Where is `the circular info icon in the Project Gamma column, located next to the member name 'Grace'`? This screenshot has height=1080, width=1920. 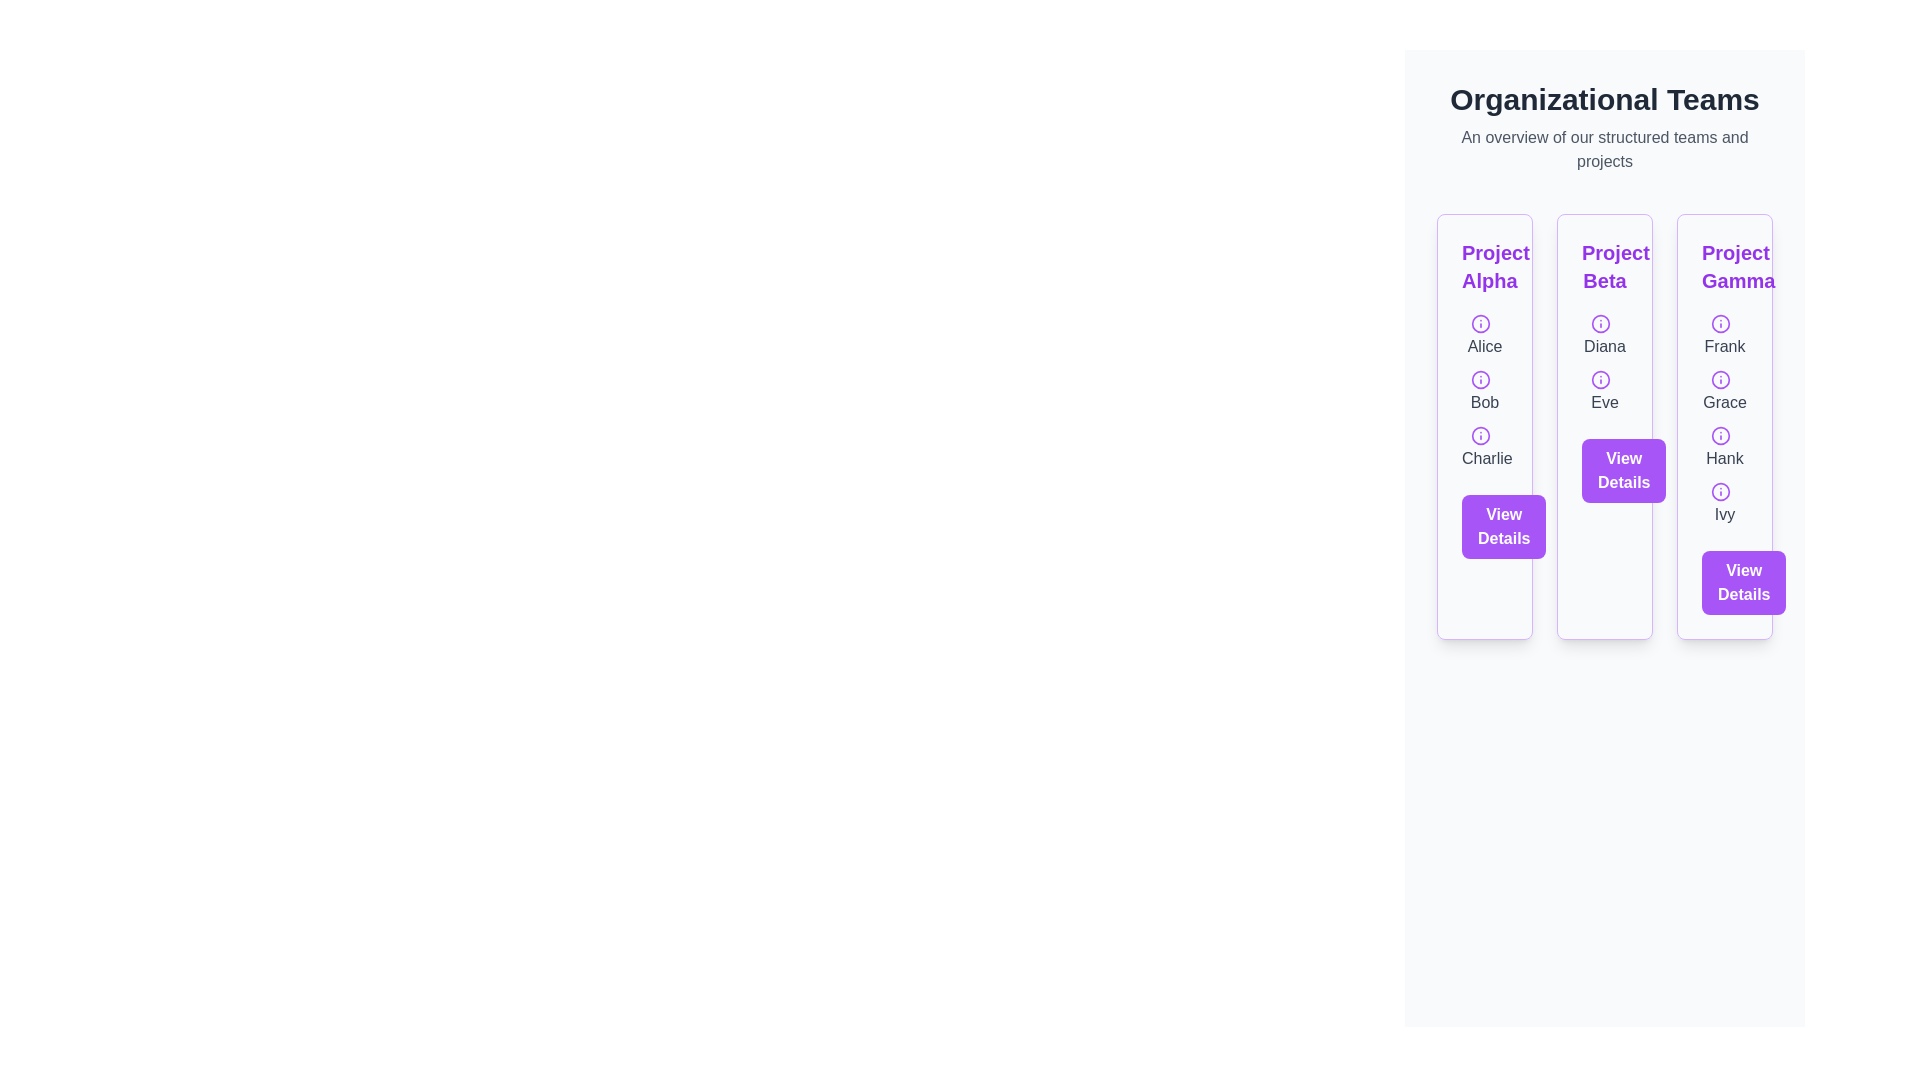 the circular info icon in the Project Gamma column, located next to the member name 'Grace' is located at coordinates (1720, 378).